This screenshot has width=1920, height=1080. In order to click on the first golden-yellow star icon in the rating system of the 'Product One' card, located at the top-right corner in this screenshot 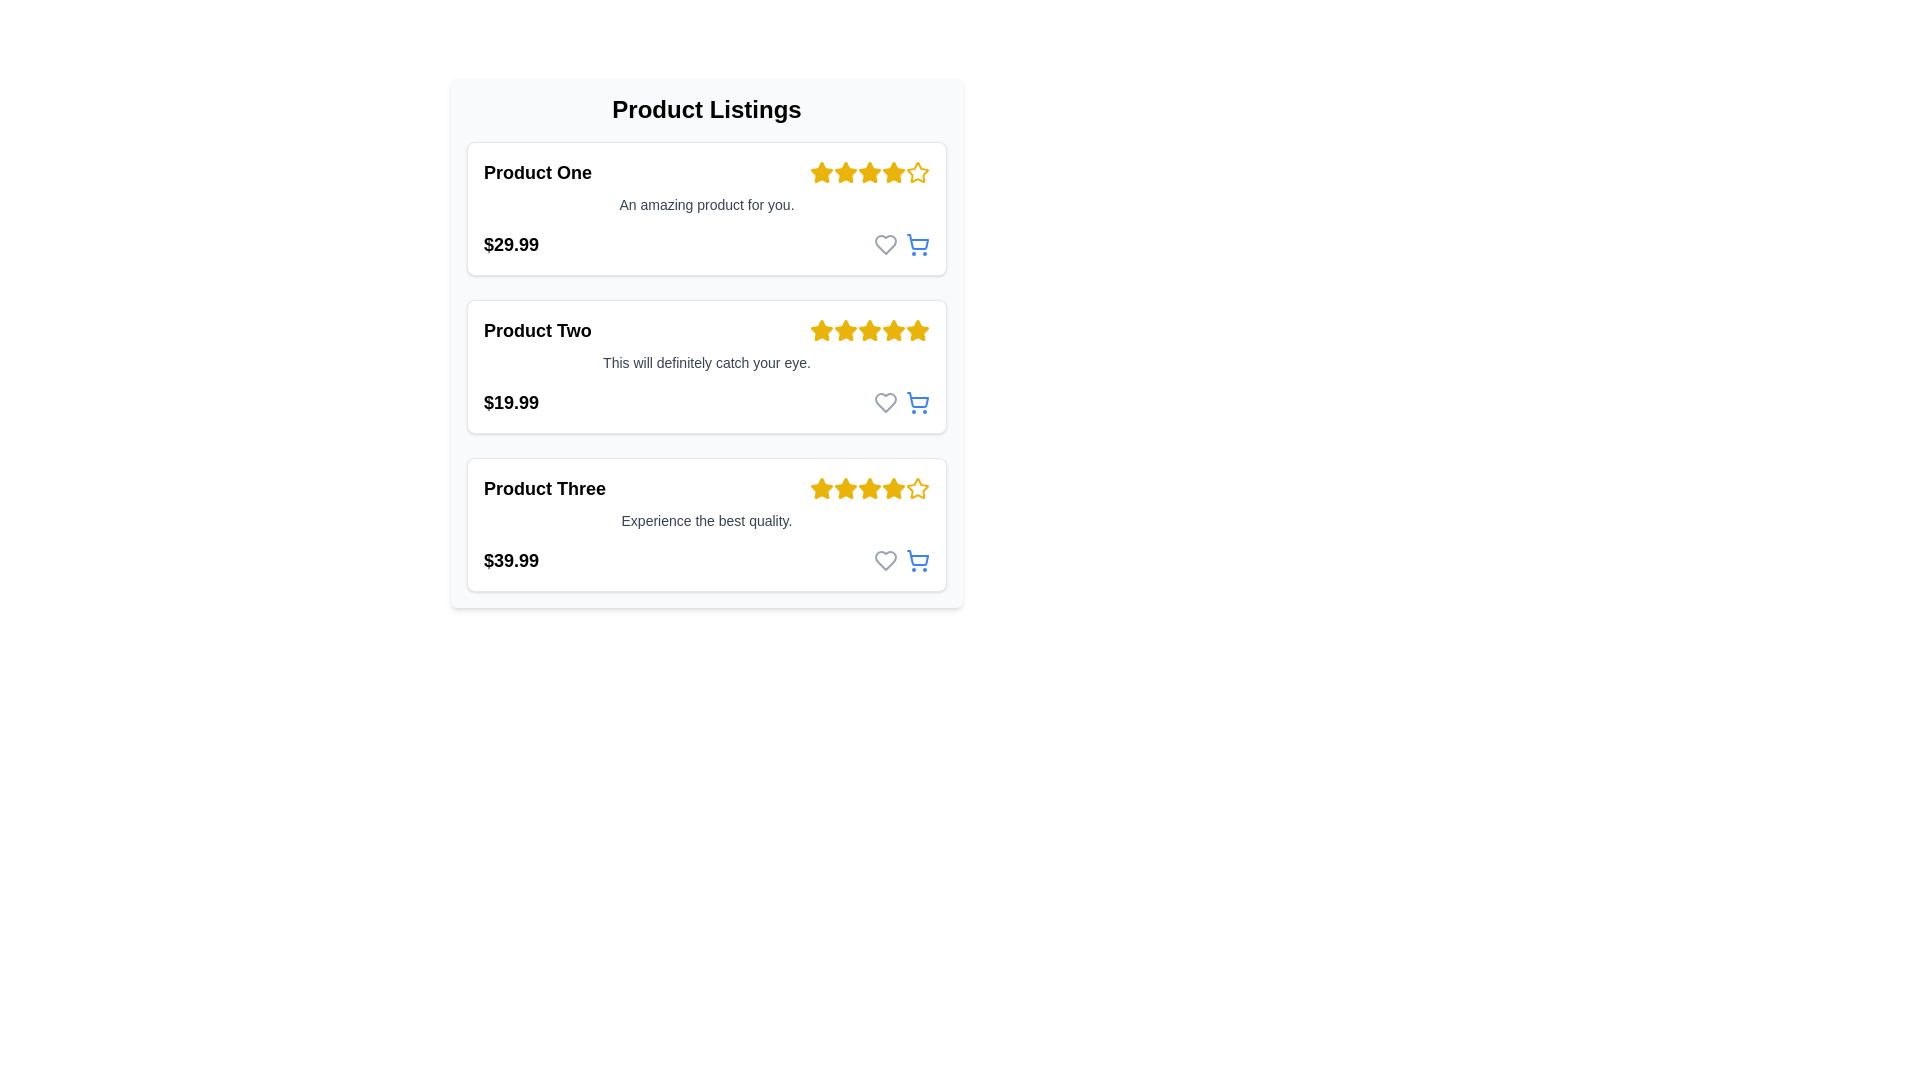, I will do `click(821, 172)`.